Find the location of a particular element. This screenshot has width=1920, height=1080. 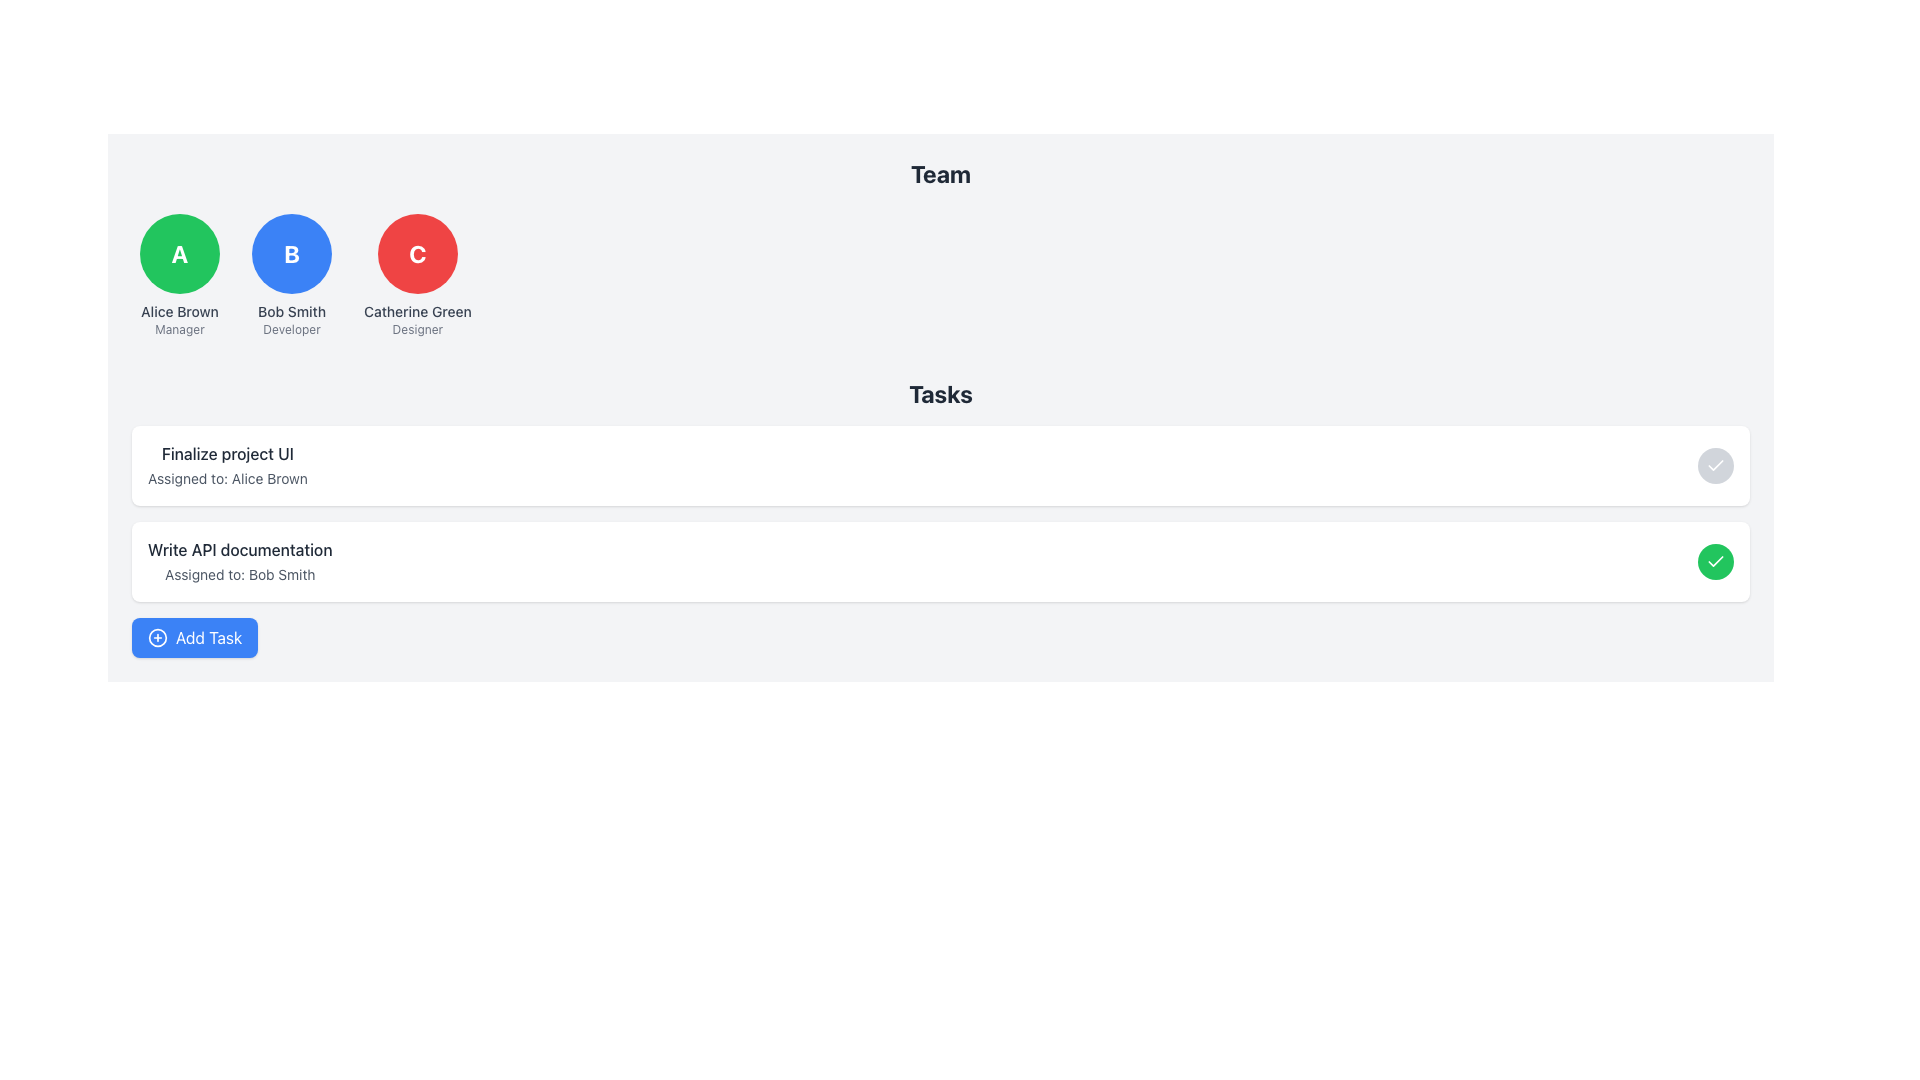

text details of the Task Descriptor titled 'Finalize project UI' assigned to 'Alice Brown' located in the 'Tasks' section is located at coordinates (227, 466).